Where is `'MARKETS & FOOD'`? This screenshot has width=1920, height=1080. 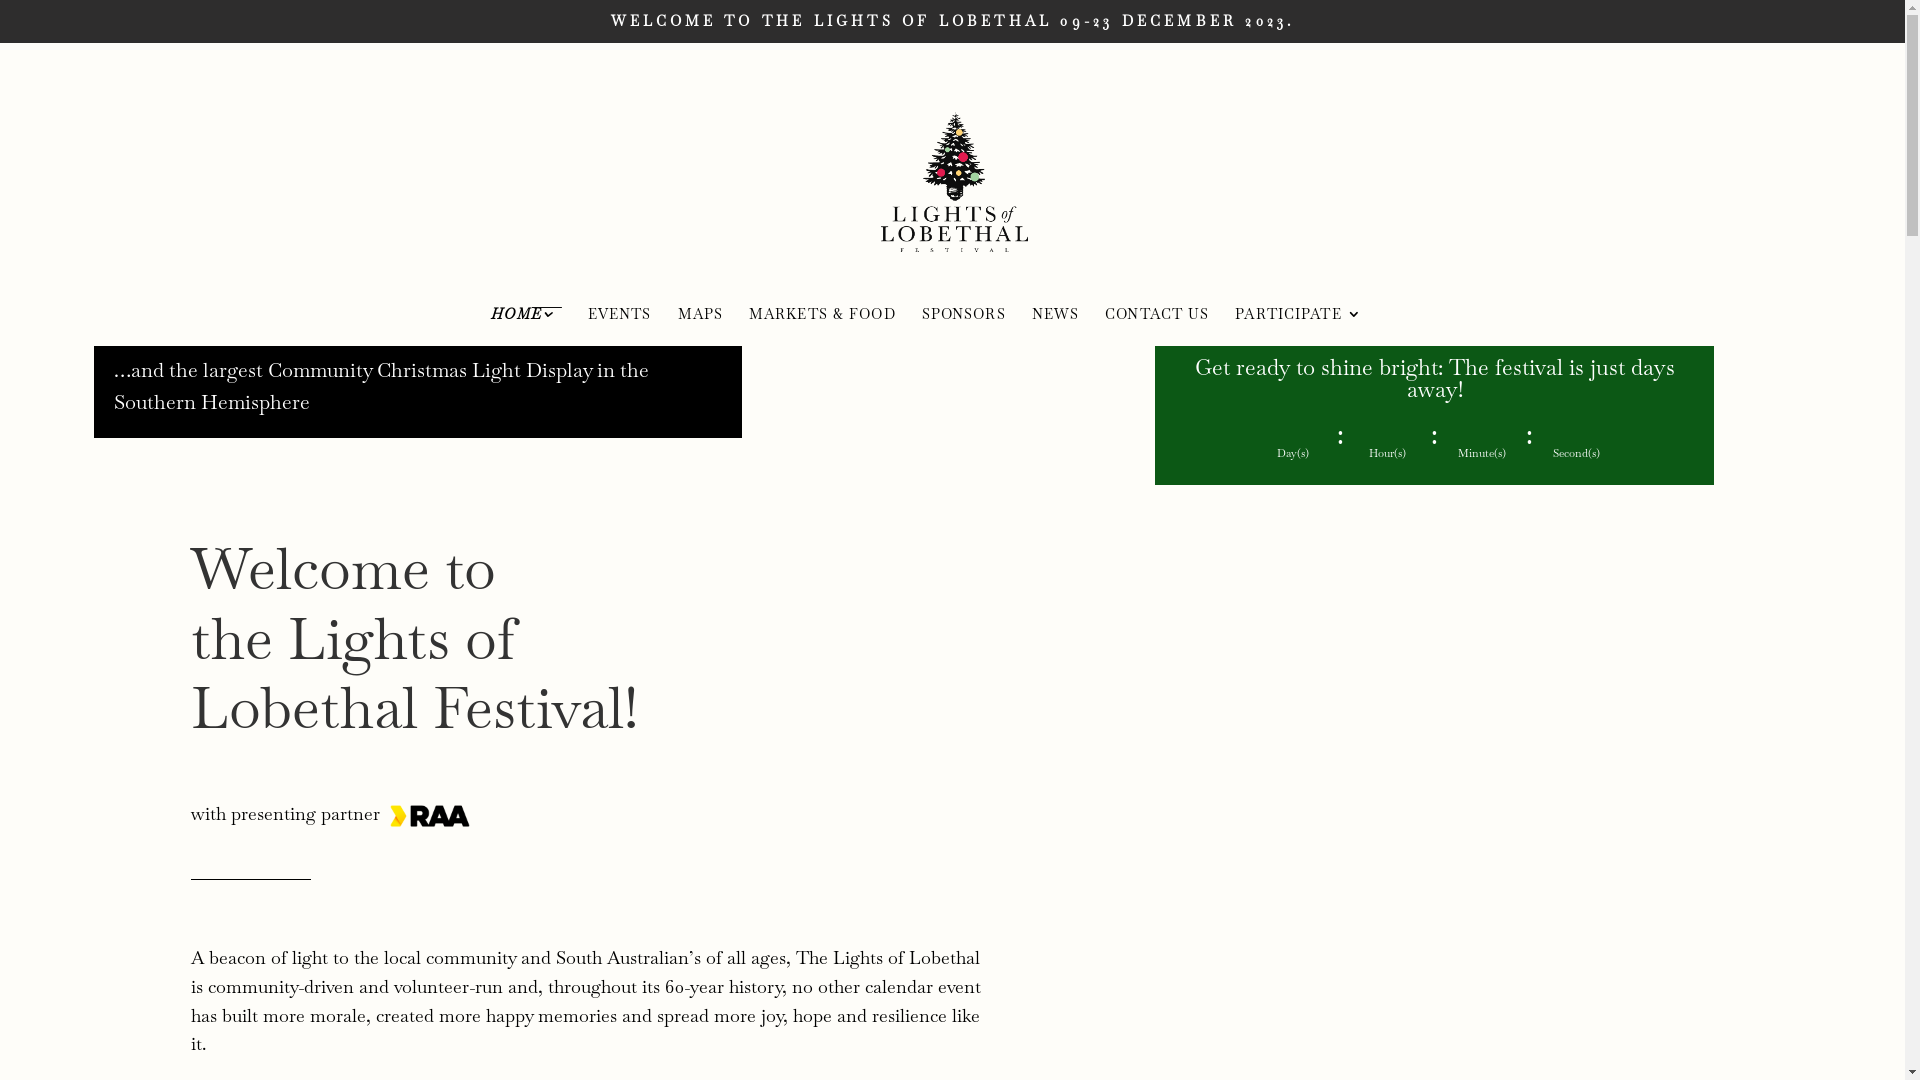
'MARKETS & FOOD' is located at coordinates (822, 325).